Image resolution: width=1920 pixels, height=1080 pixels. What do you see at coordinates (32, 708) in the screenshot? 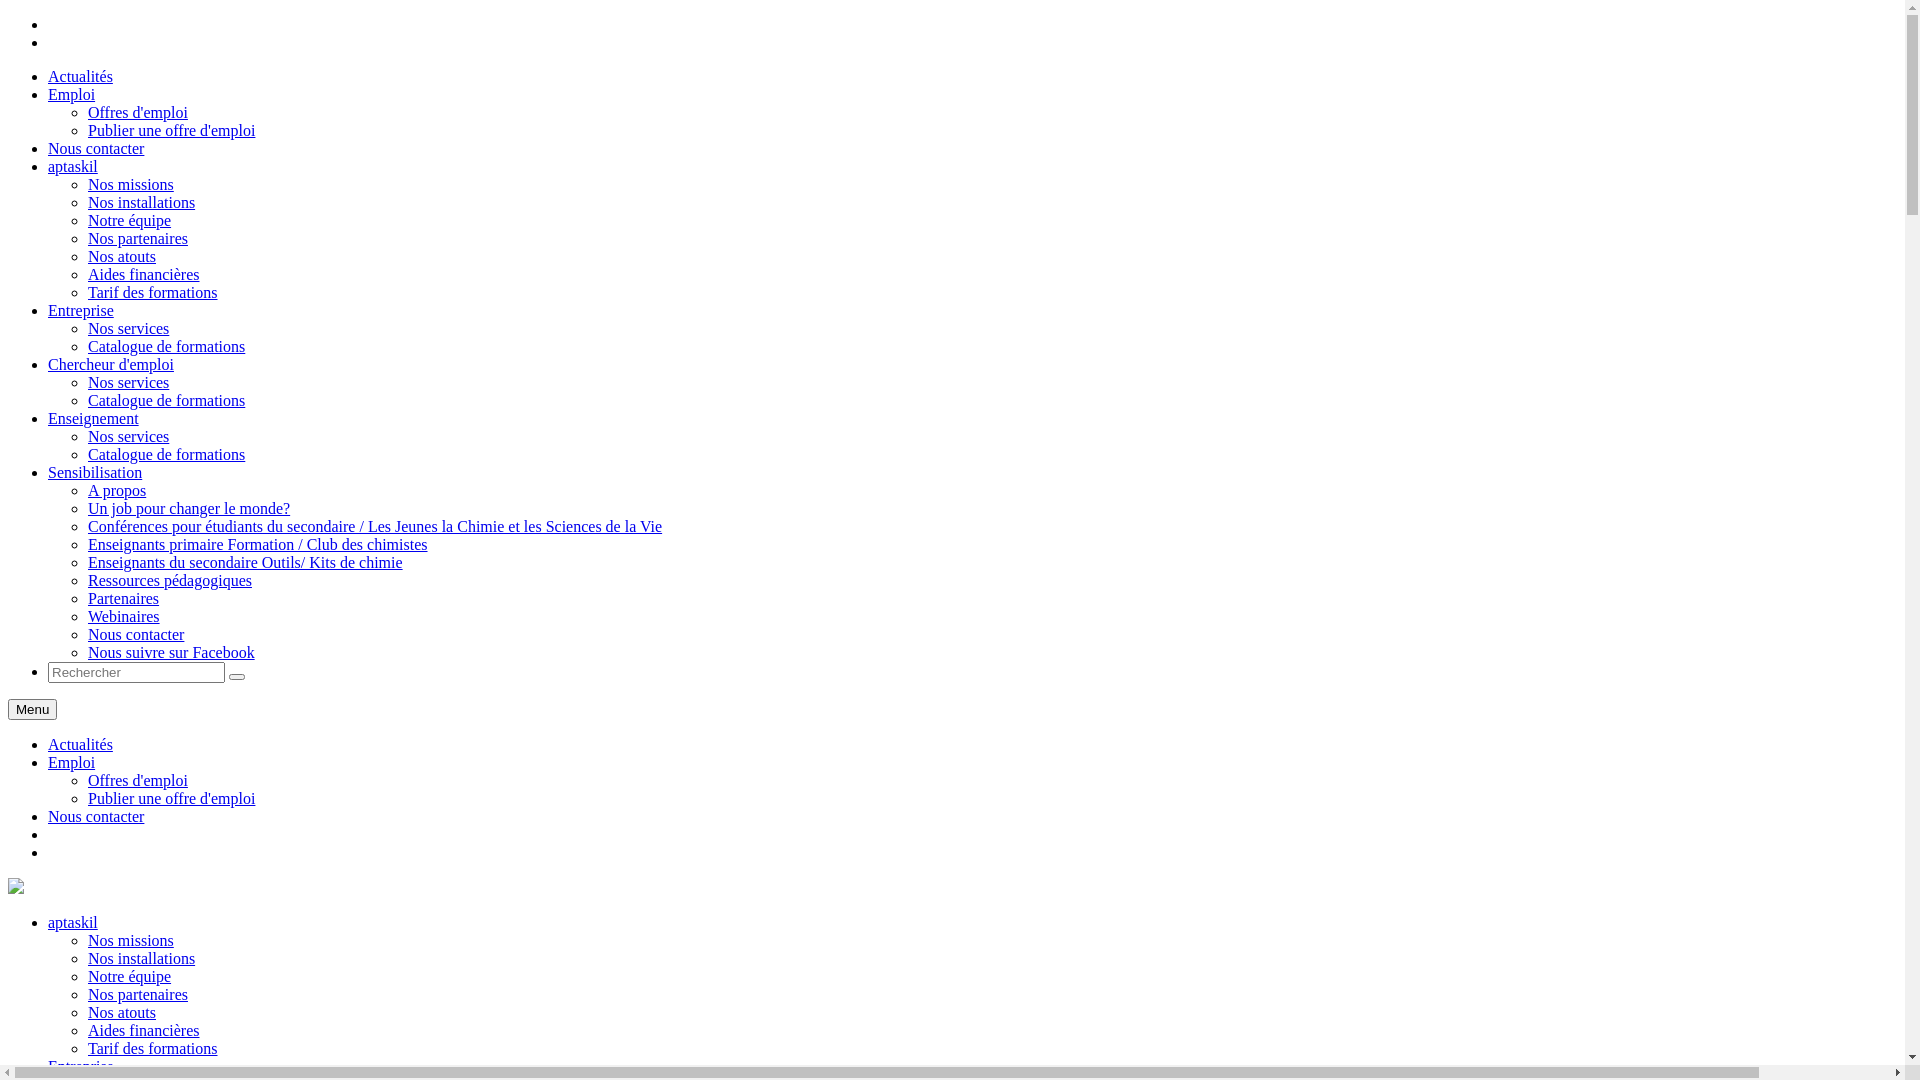
I see `'Menu'` at bounding box center [32, 708].